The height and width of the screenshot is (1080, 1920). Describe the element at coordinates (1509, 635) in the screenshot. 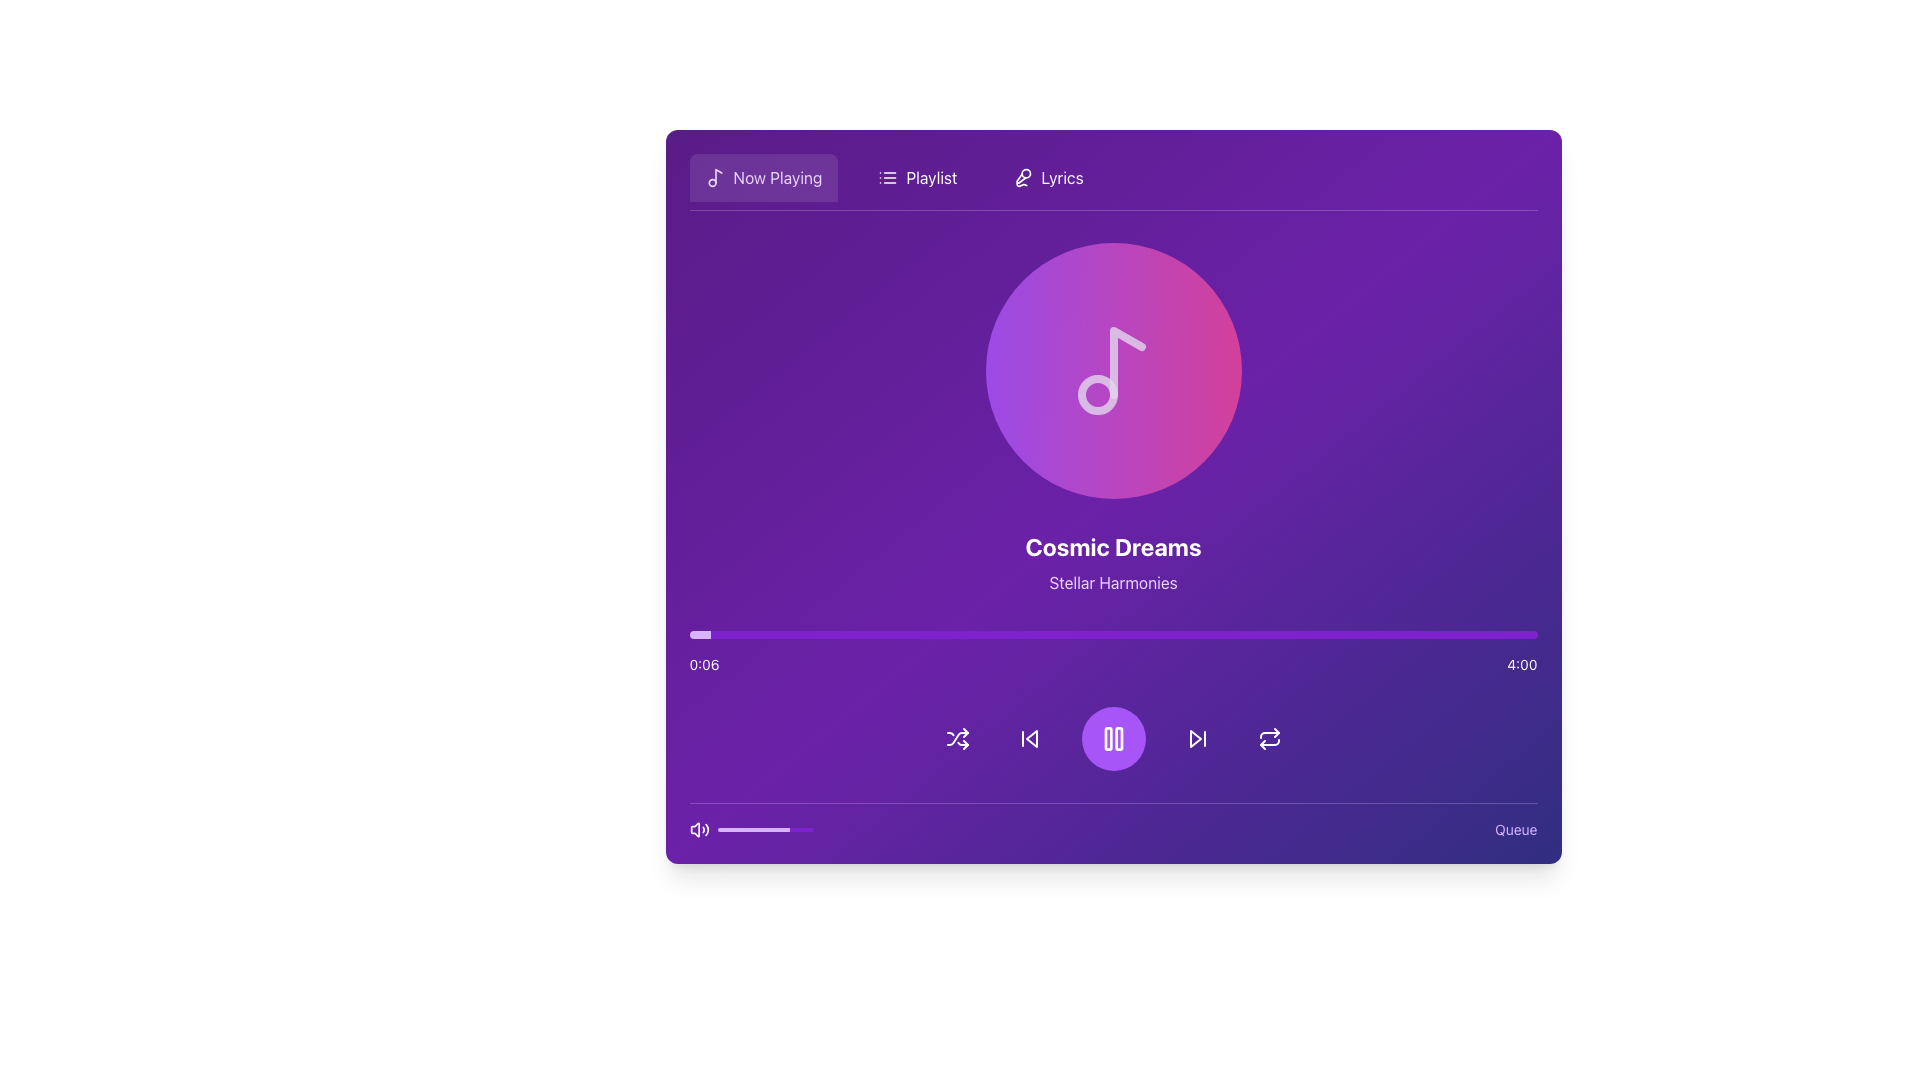

I see `the playback position` at that location.